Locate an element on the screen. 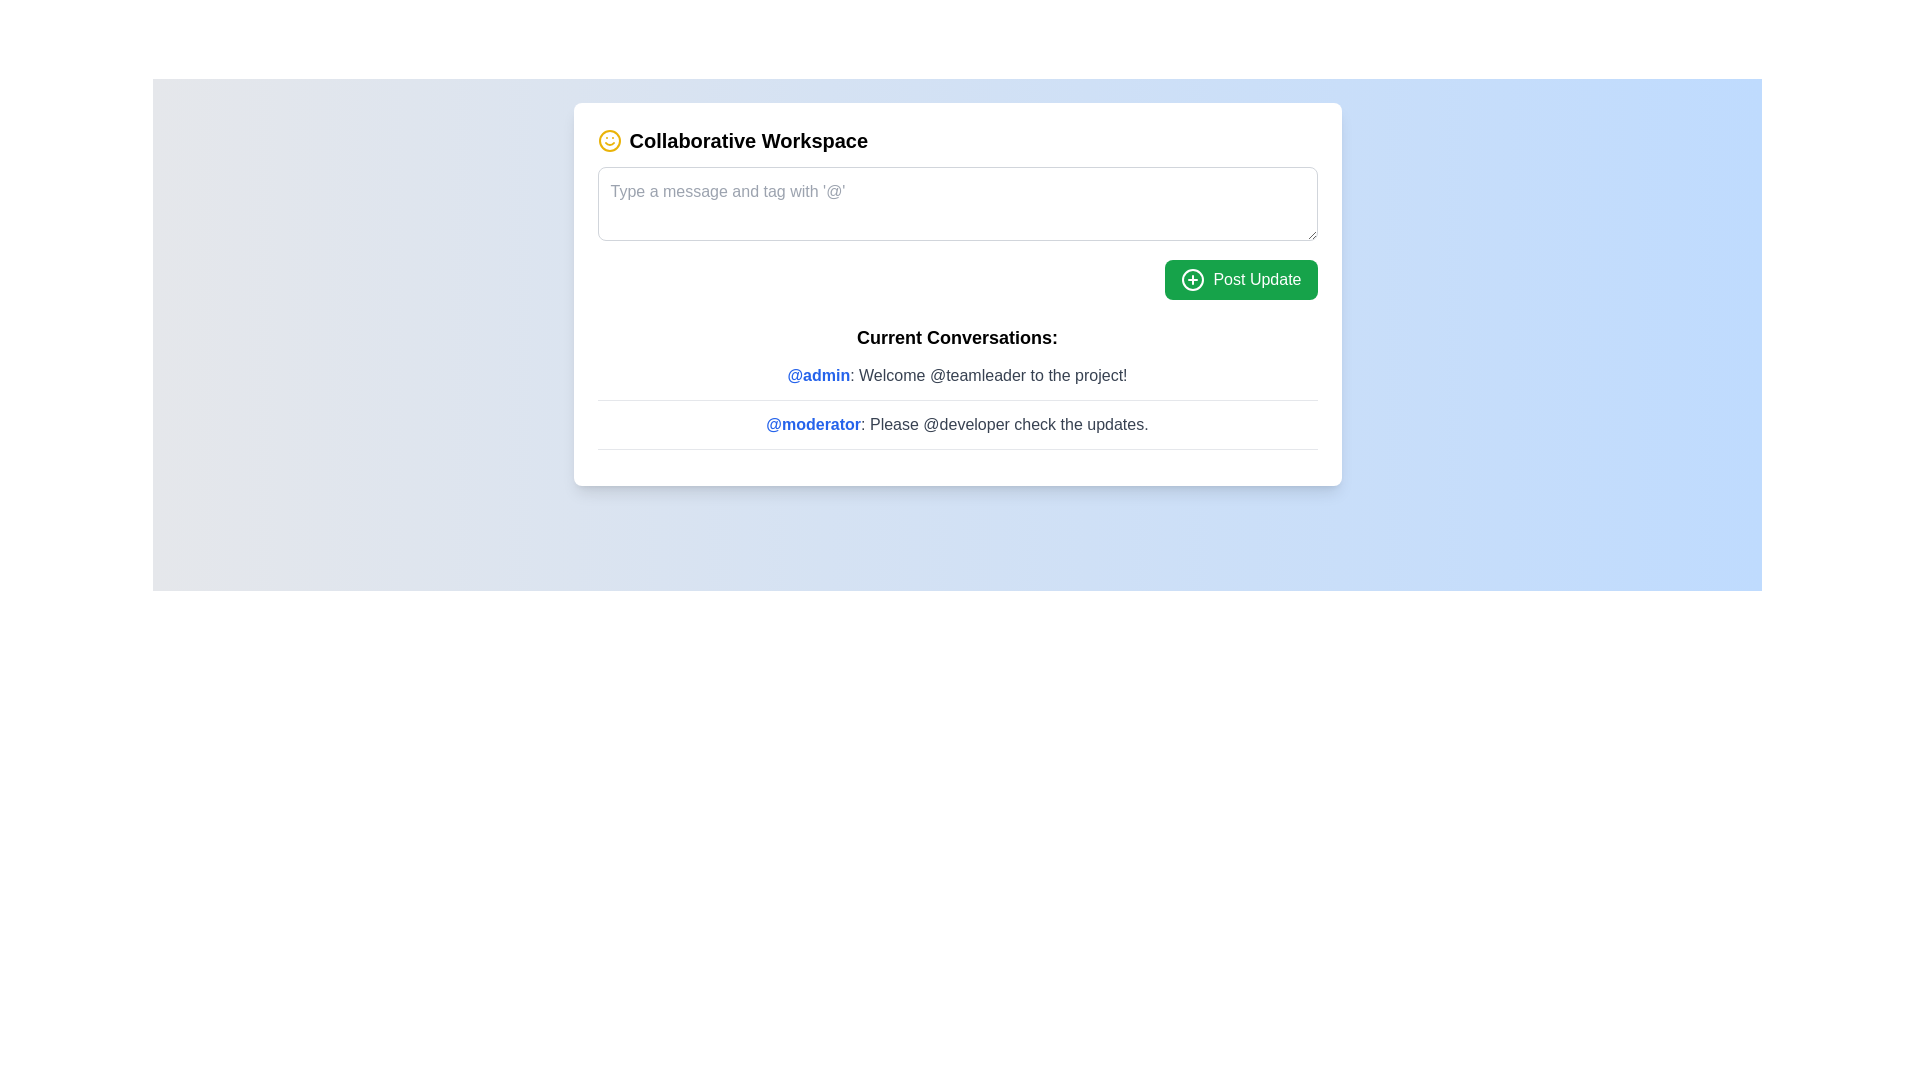  the '@admin' hyperlink in the first message of the 'Current Conversations' section is located at coordinates (818, 375).